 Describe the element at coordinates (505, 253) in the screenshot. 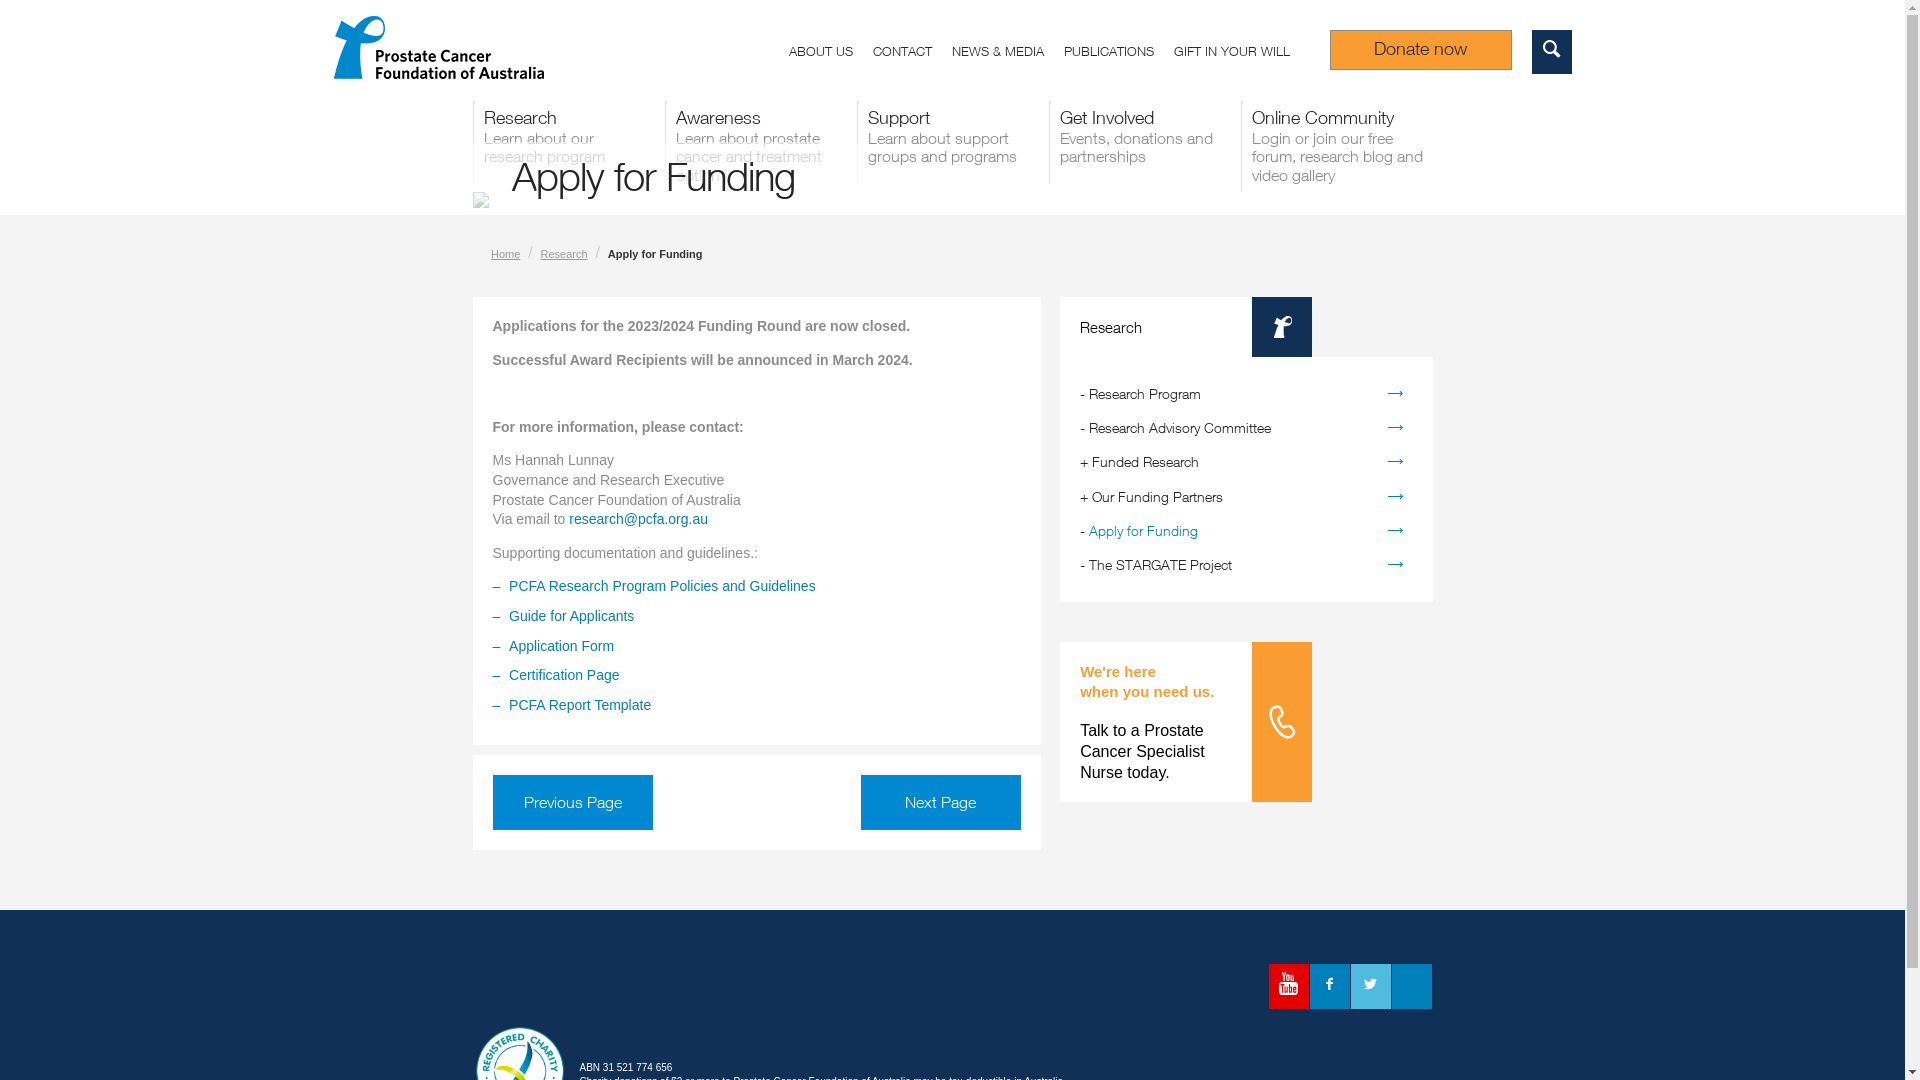

I see `'Home'` at that location.